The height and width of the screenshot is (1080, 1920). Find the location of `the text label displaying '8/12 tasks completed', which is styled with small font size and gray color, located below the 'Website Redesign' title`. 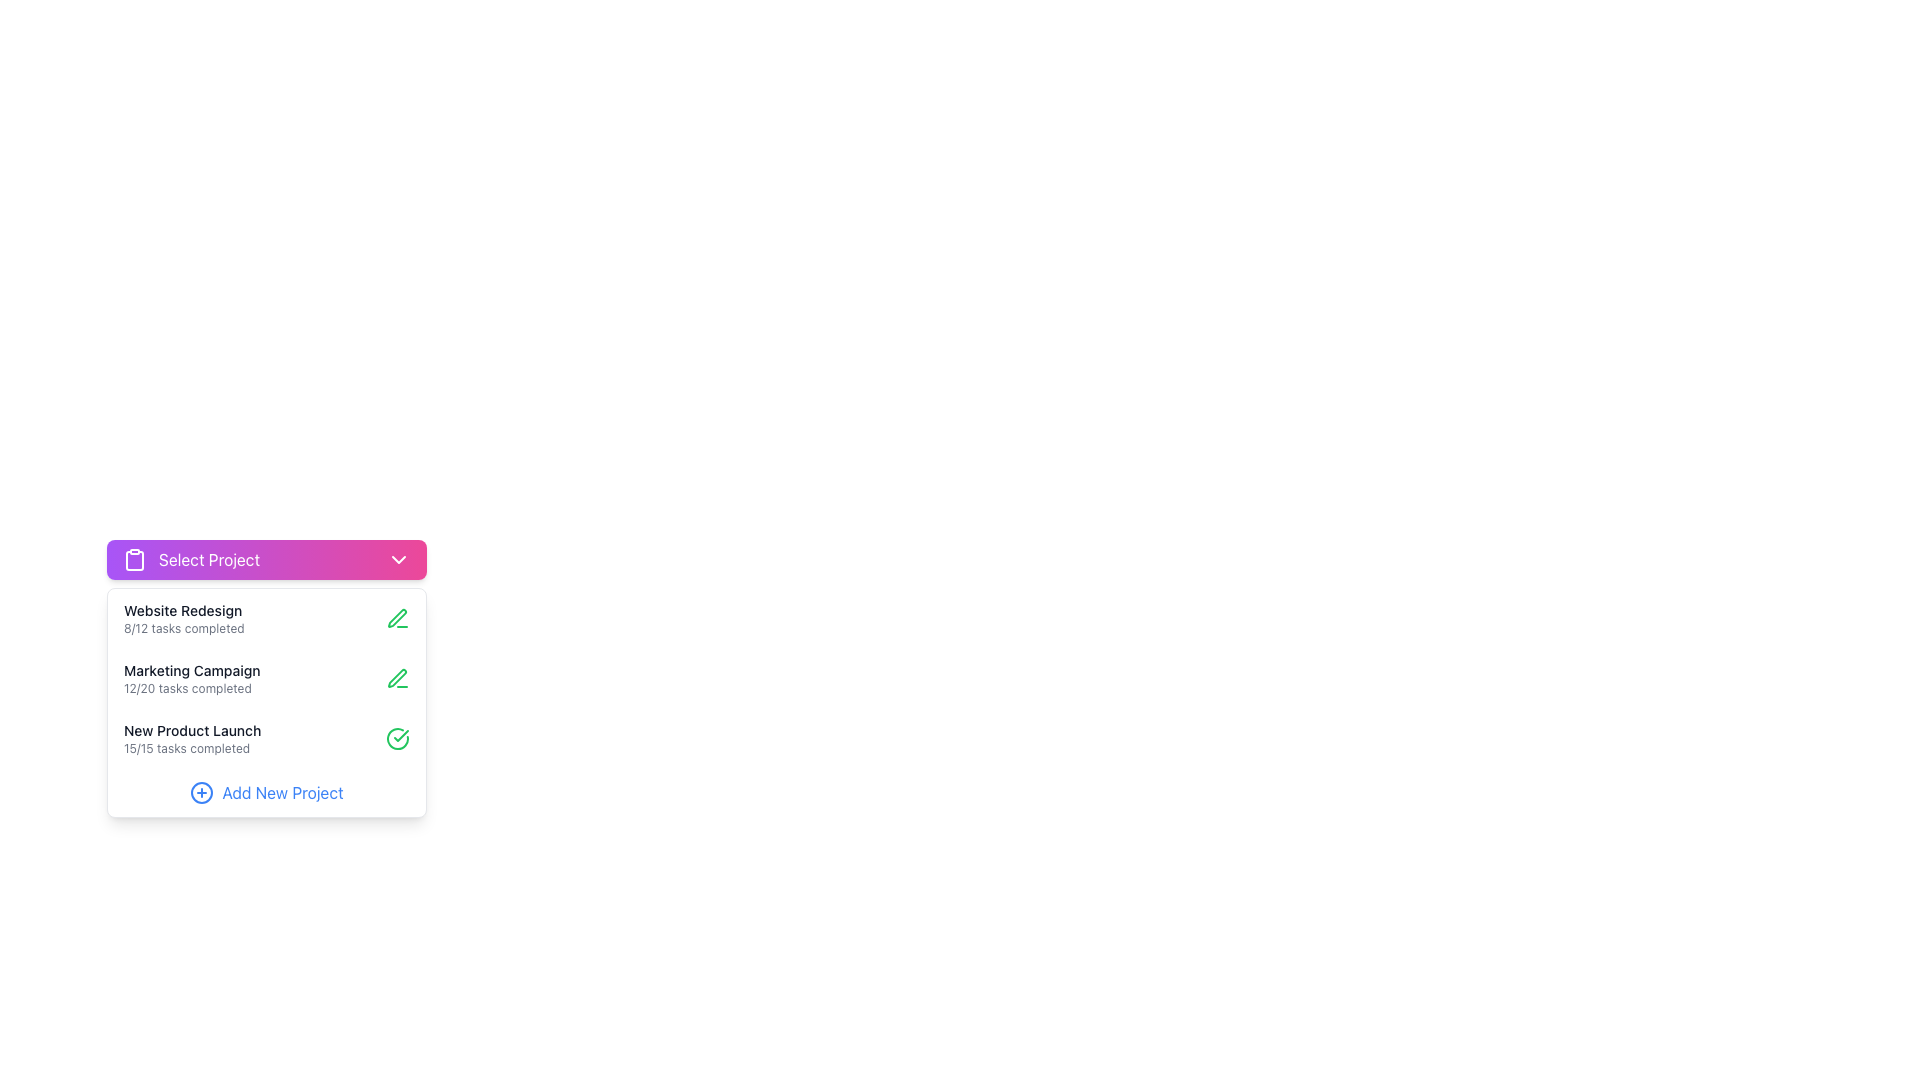

the text label displaying '8/12 tasks completed', which is styled with small font size and gray color, located below the 'Website Redesign' title is located at coordinates (184, 627).